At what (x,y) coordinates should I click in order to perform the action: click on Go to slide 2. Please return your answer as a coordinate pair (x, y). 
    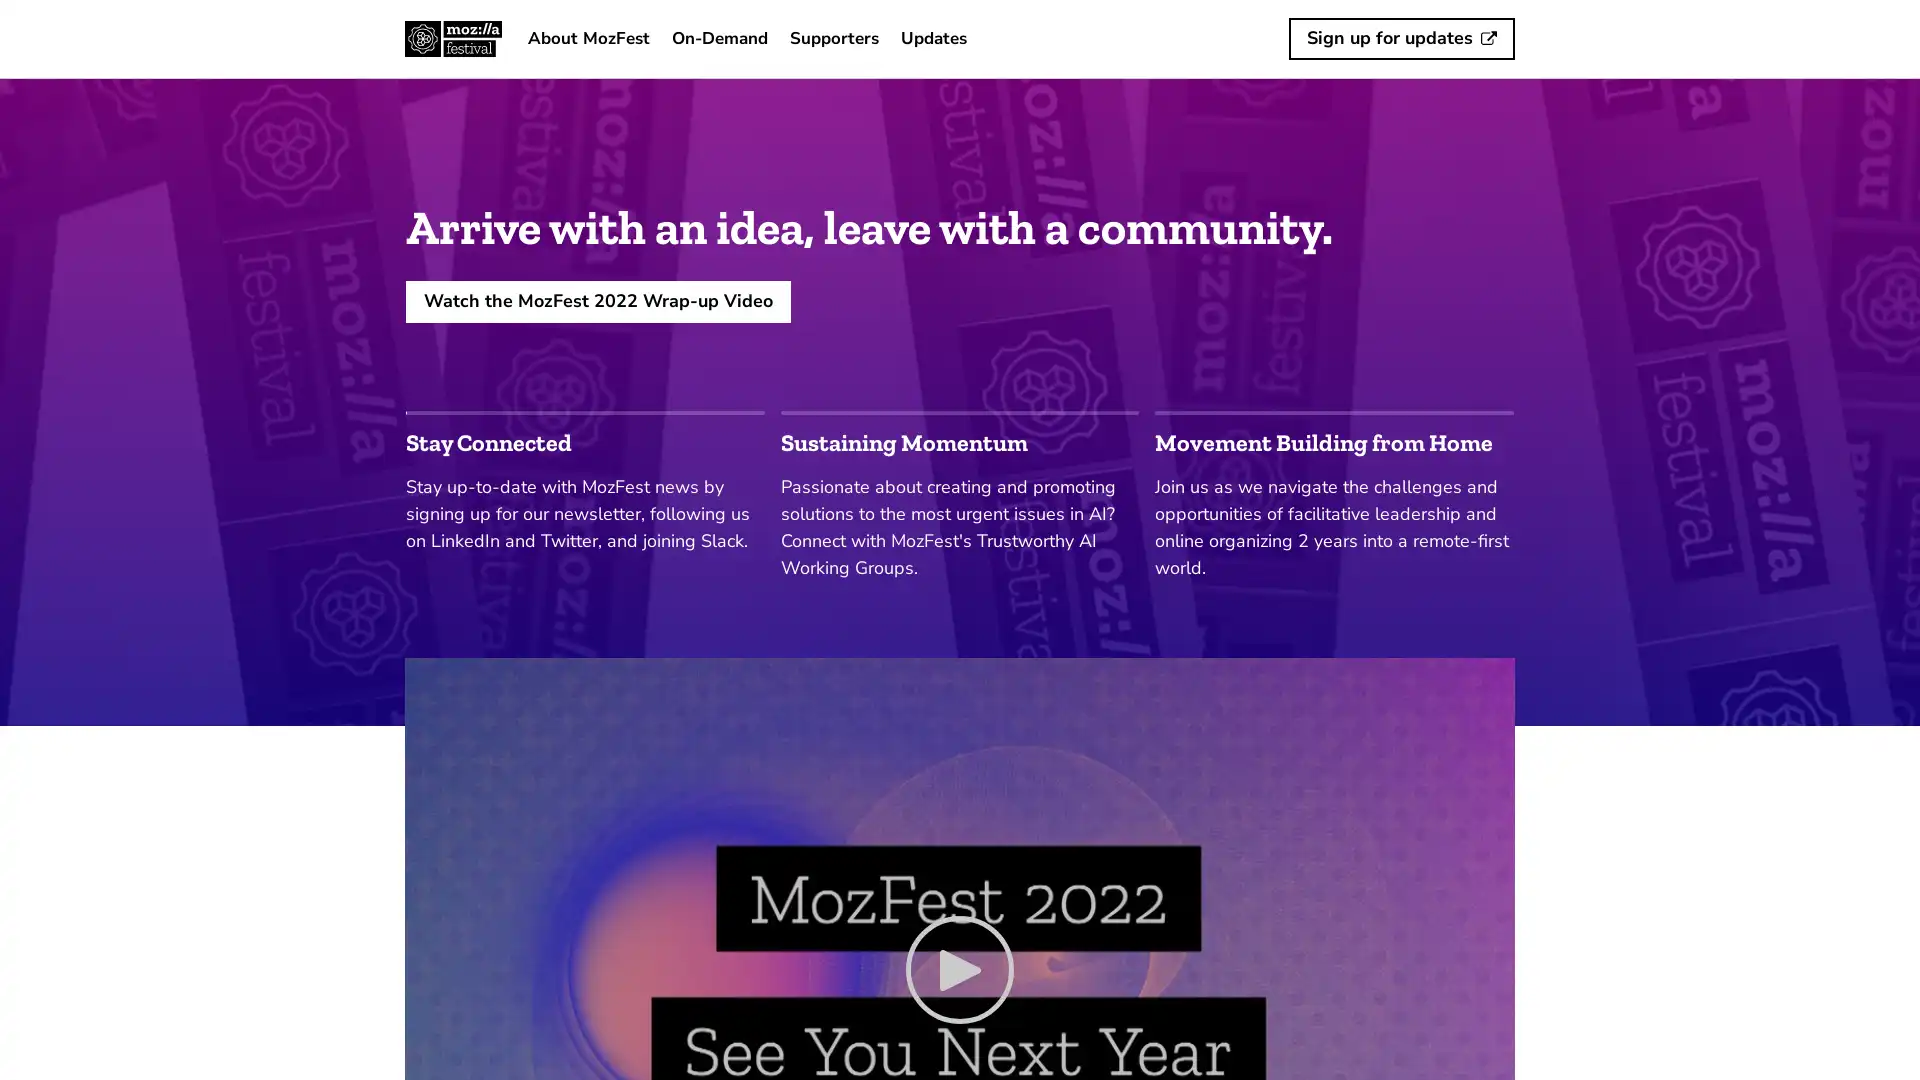
    Looking at the image, I should click on (958, 411).